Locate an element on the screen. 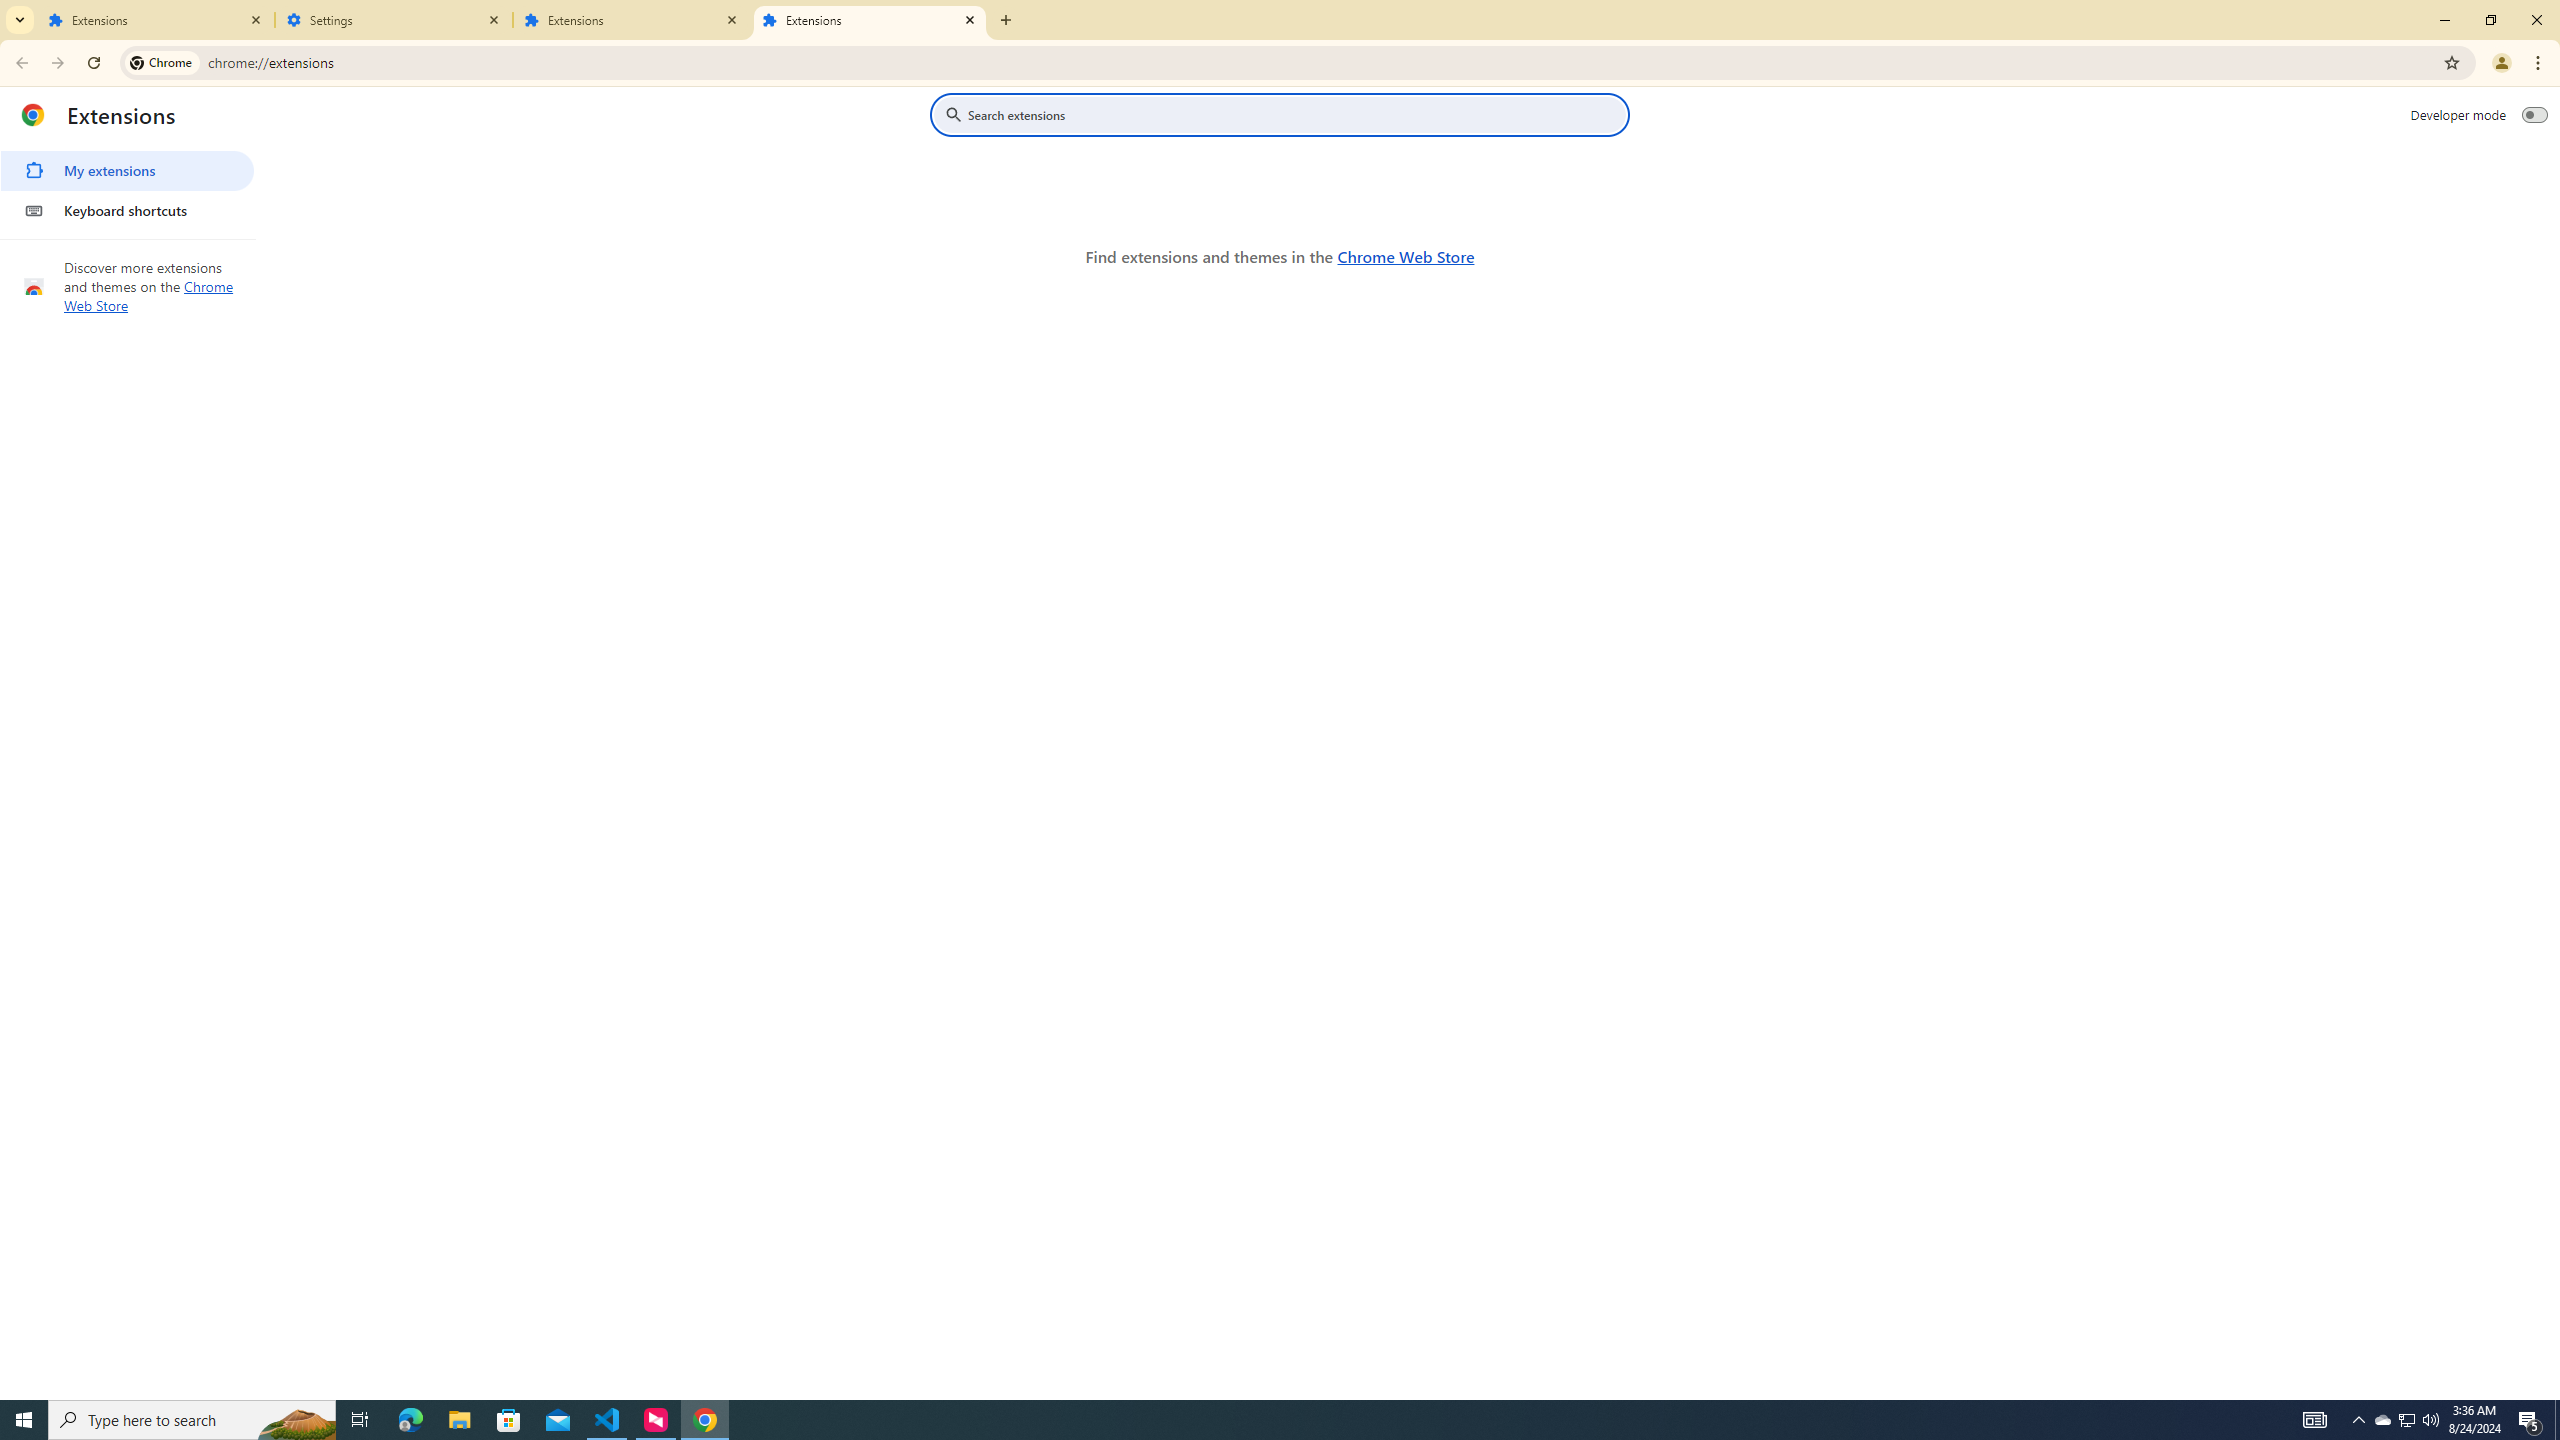 This screenshot has width=2560, height=1440. 'My extensions' is located at coordinates (126, 171).